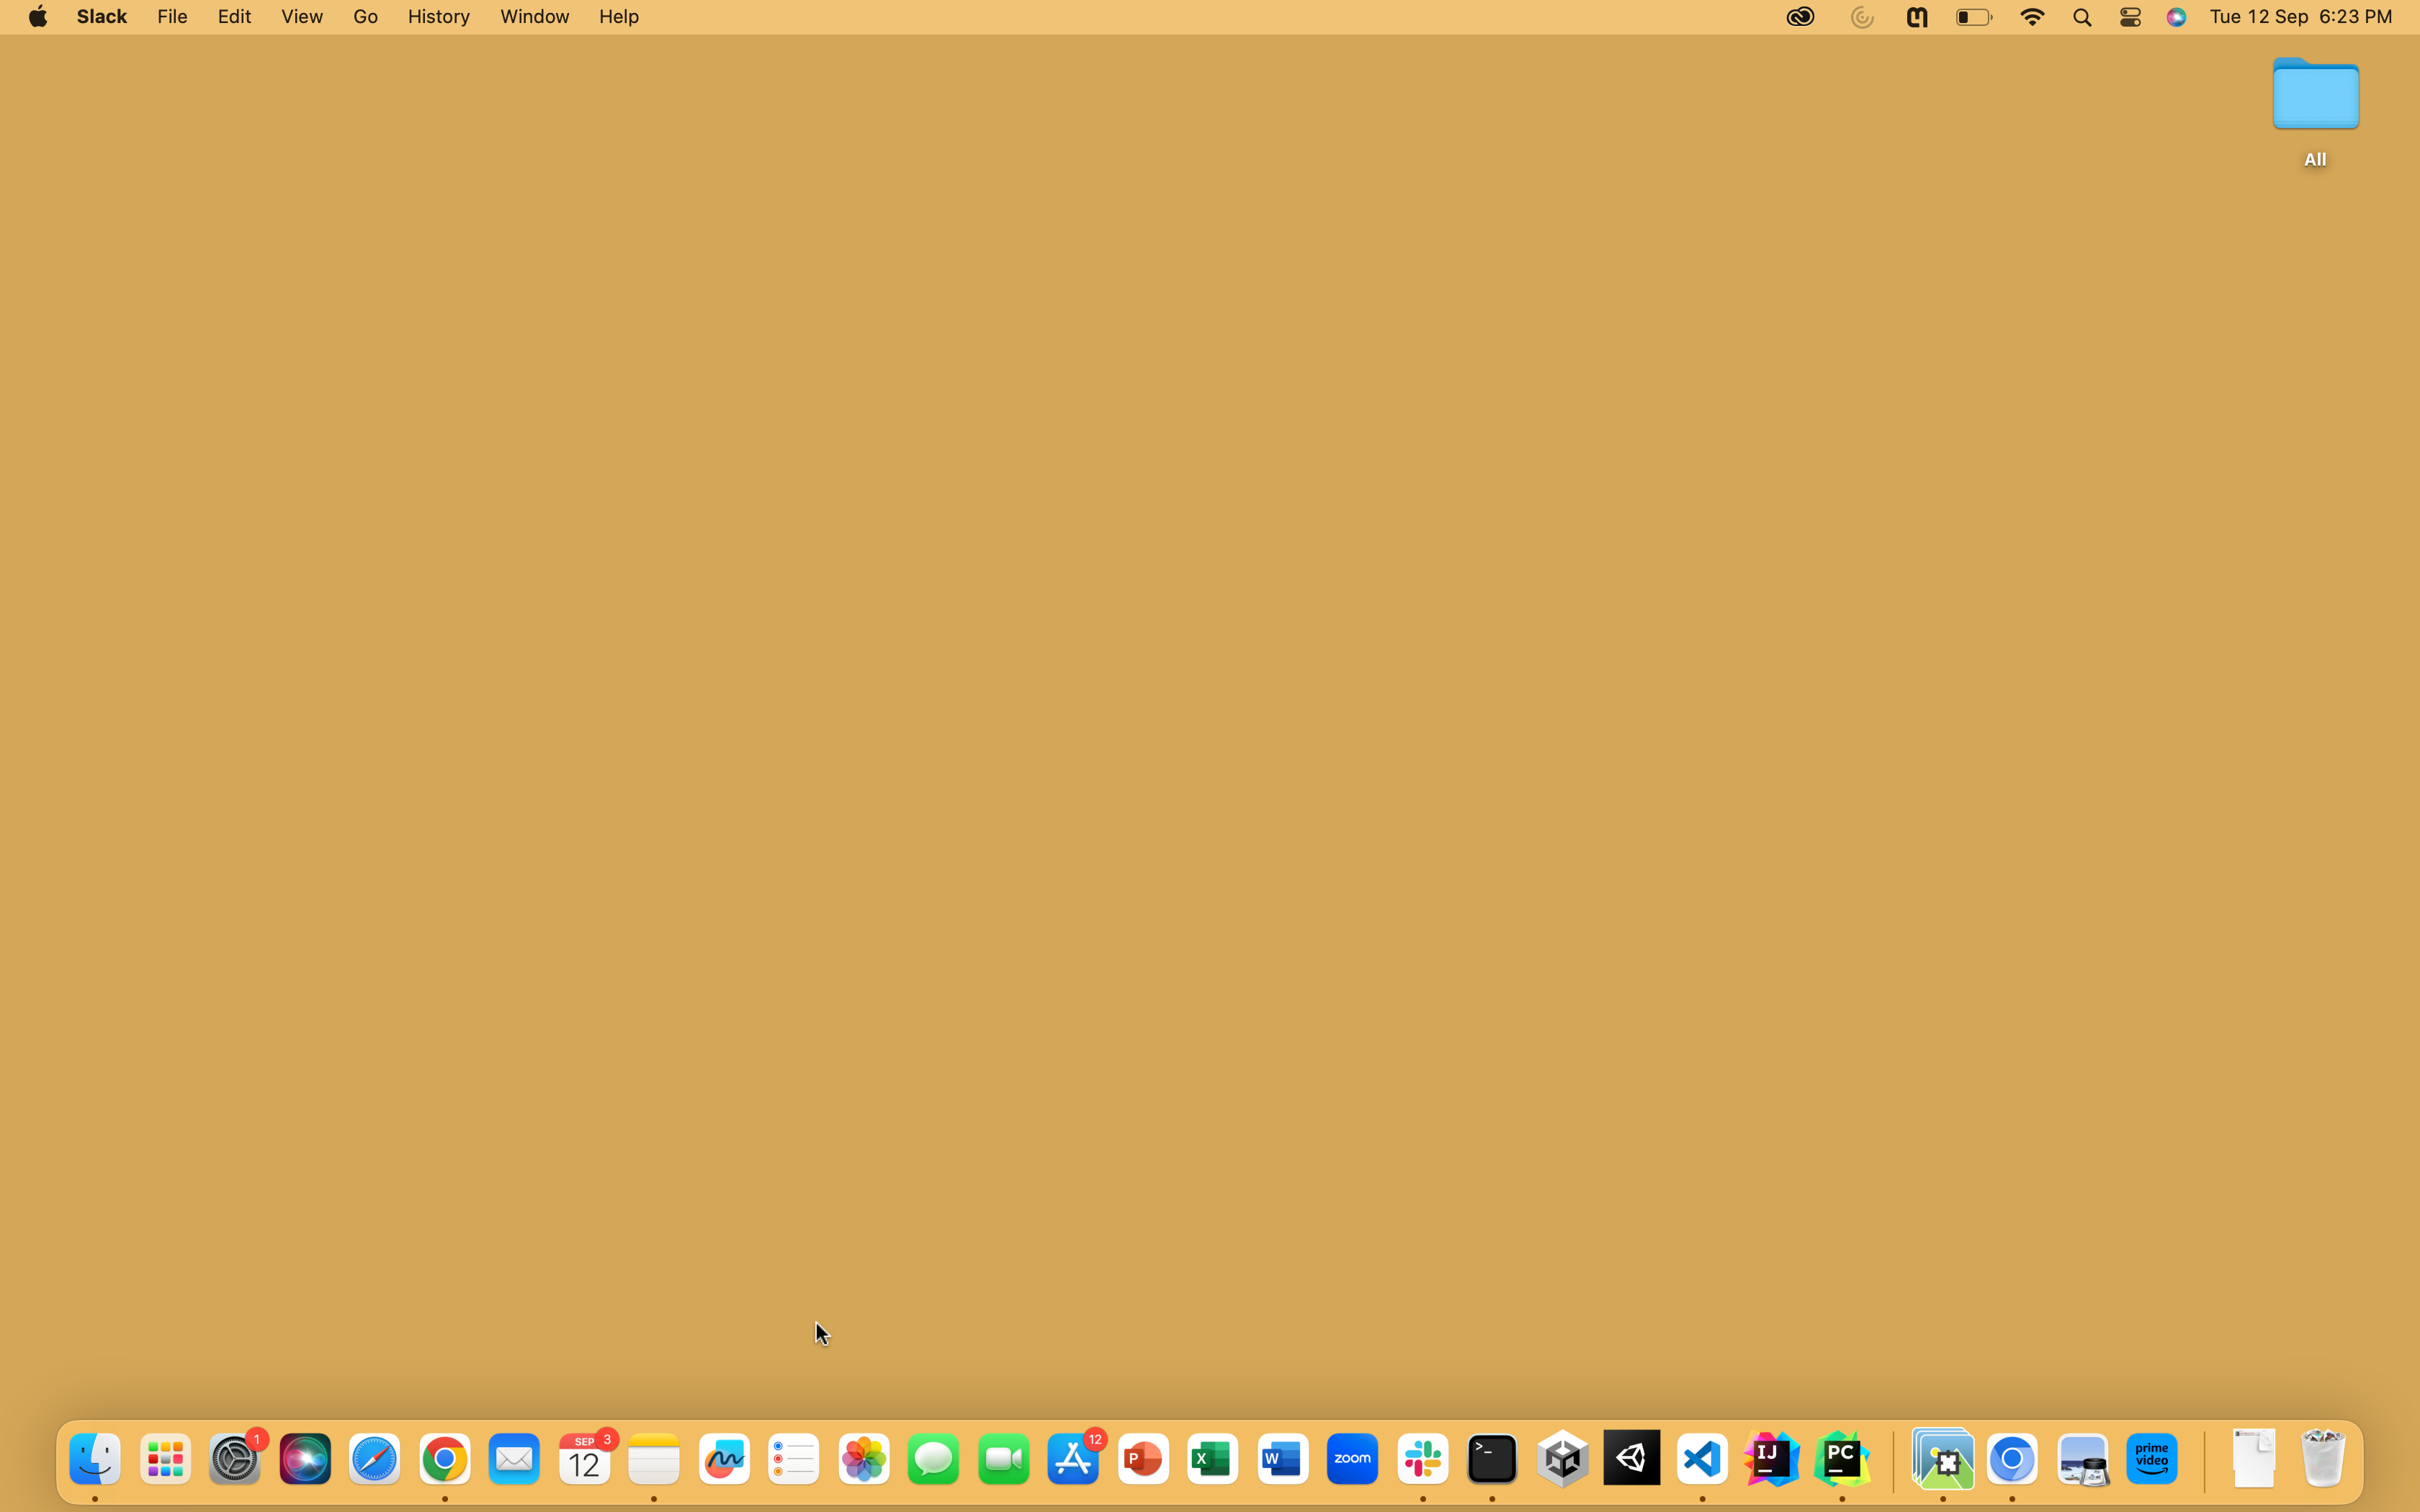 This screenshot has height=1512, width=2420. I want to click on the Window Options on screen, so click(531, 17).